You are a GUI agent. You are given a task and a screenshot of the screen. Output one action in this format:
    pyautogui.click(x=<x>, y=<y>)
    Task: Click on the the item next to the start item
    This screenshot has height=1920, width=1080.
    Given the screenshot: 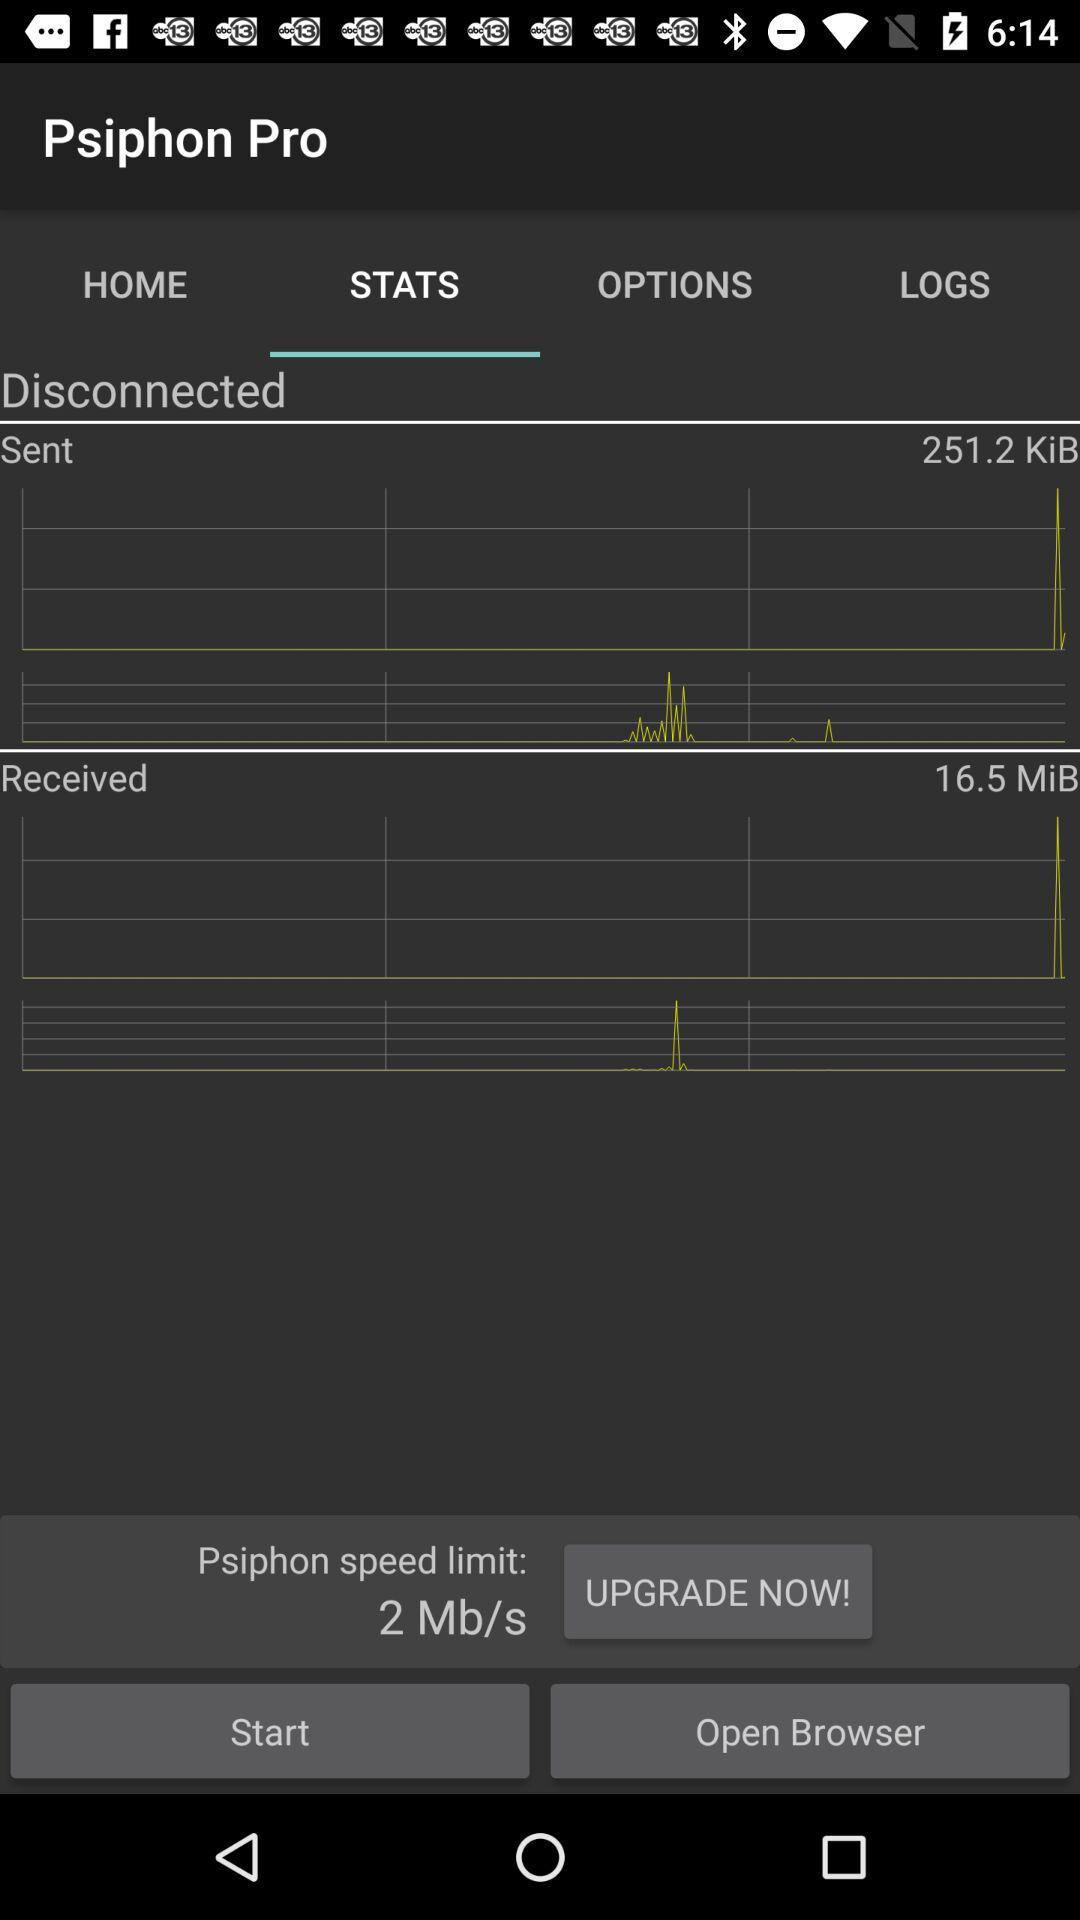 What is the action you would take?
    pyautogui.click(x=810, y=1730)
    